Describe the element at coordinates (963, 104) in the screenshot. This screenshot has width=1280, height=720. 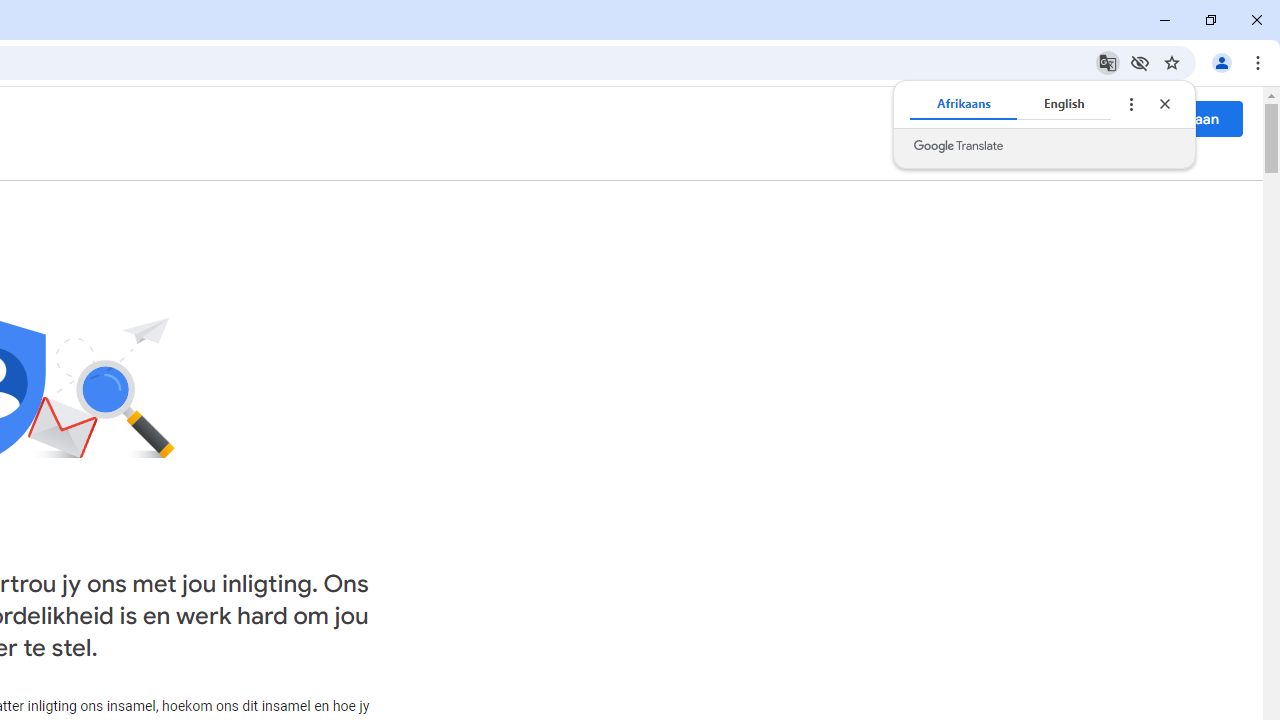
I see `'Afrikaans'` at that location.